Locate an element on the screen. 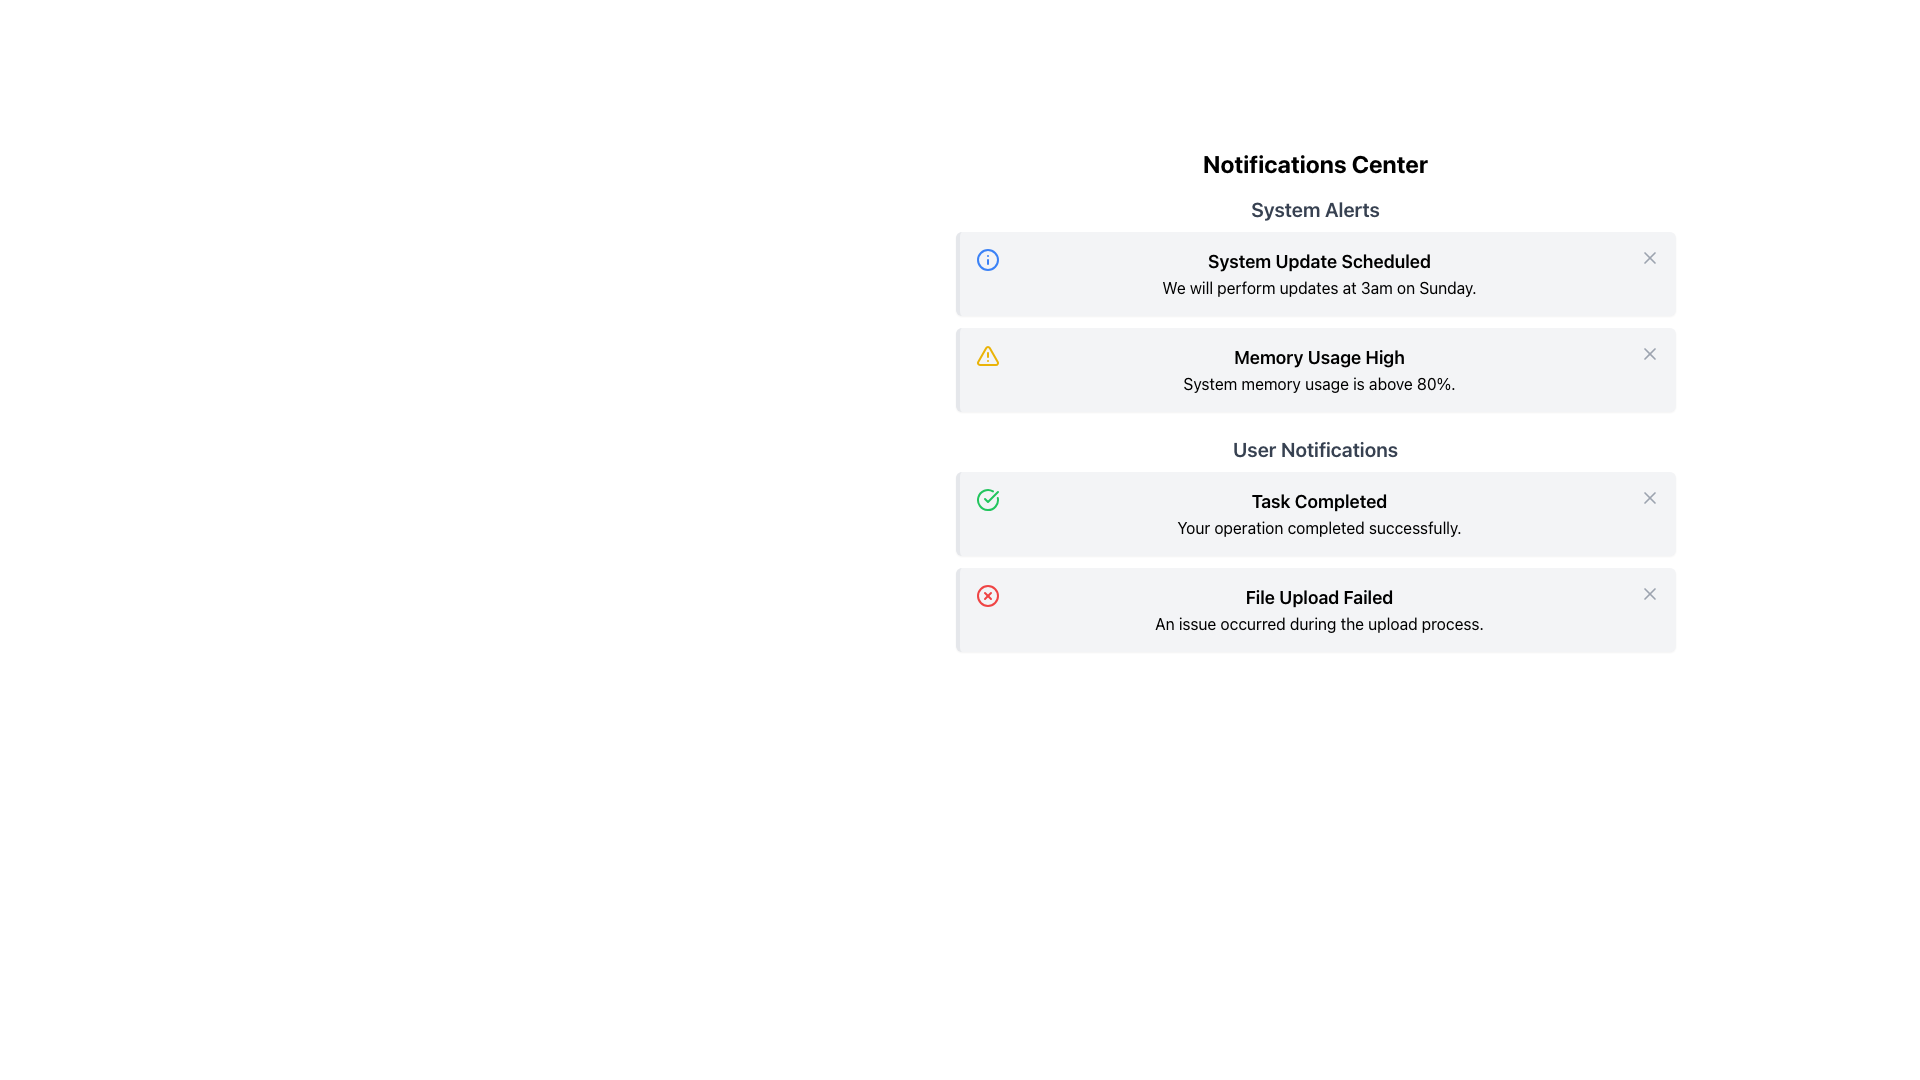 The height and width of the screenshot is (1080, 1920). text content of the second notification card under the 'System Alerts' section in the Notifications Center, which warns about high system memory usage is located at coordinates (1315, 370).